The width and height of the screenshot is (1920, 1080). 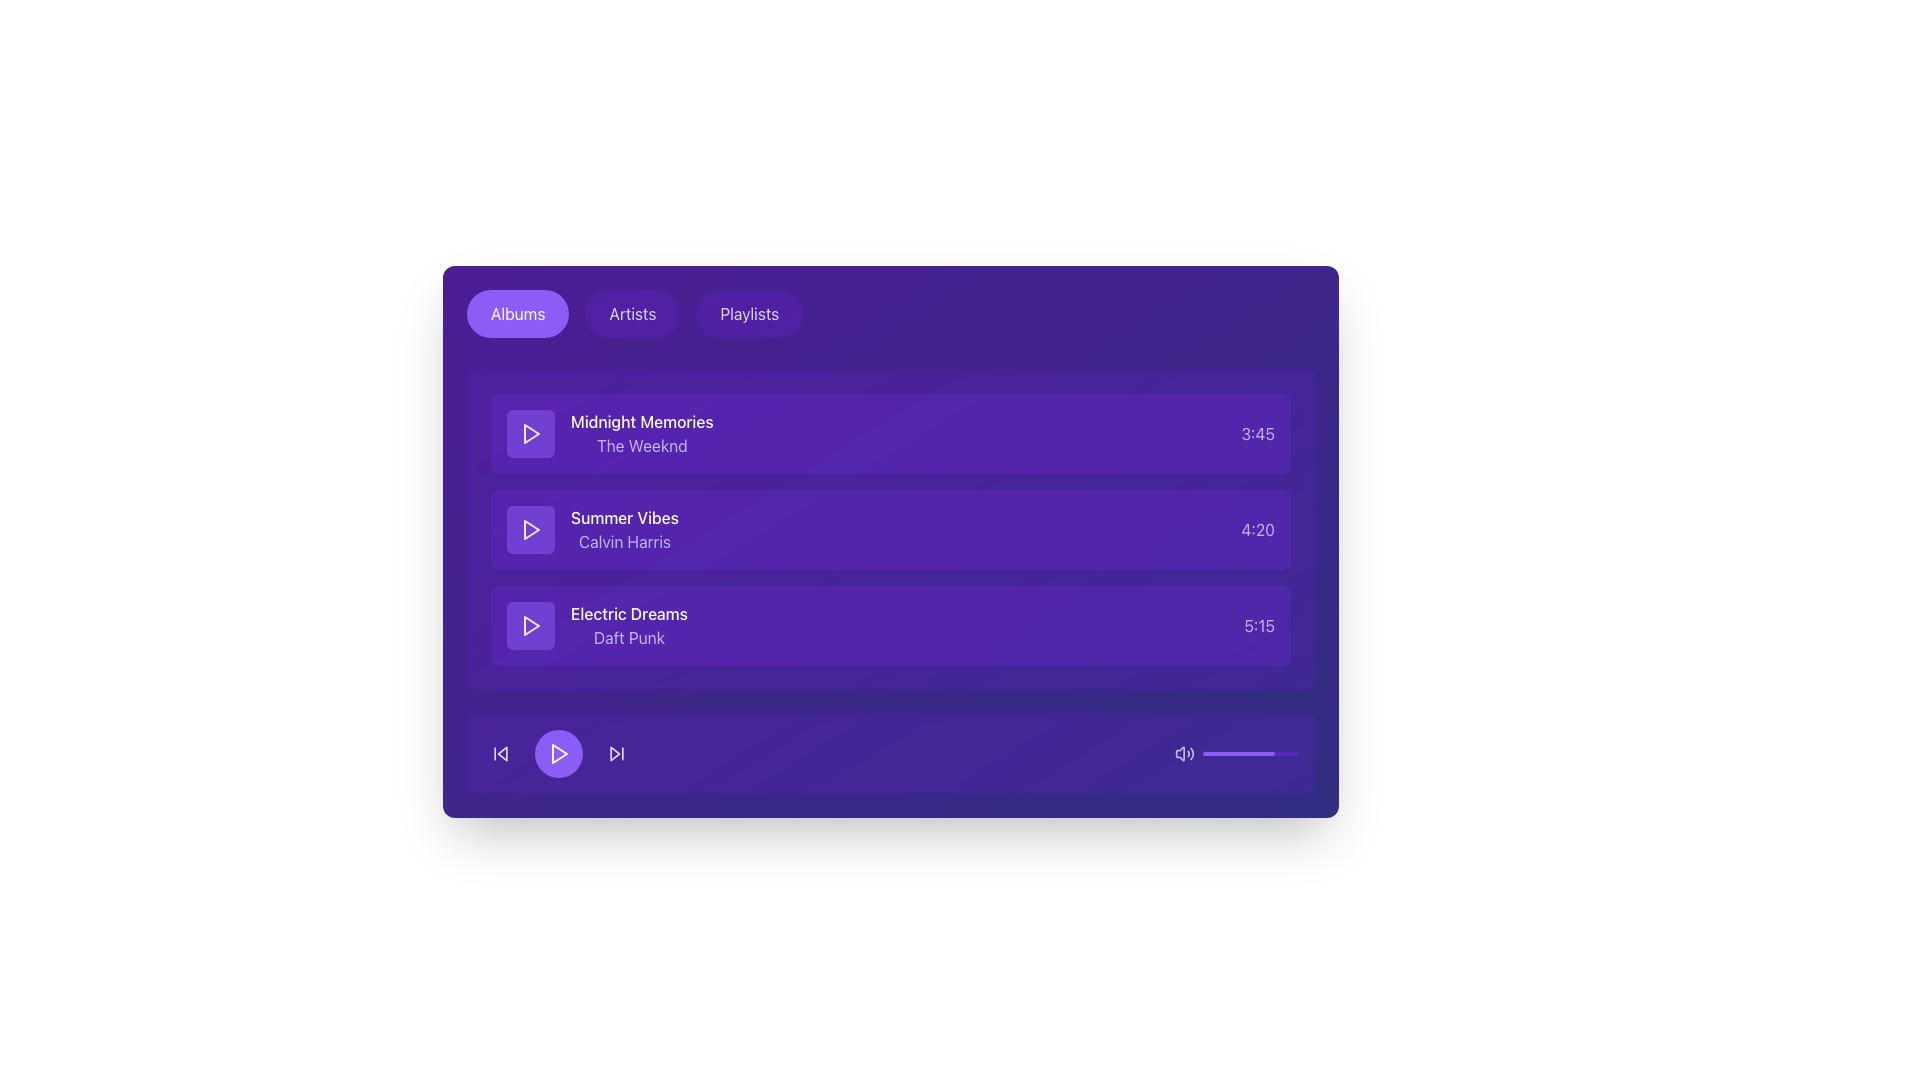 What do you see at coordinates (558, 753) in the screenshot?
I see `the playback button located in the playback controls section, which is the second button in a row of three` at bounding box center [558, 753].